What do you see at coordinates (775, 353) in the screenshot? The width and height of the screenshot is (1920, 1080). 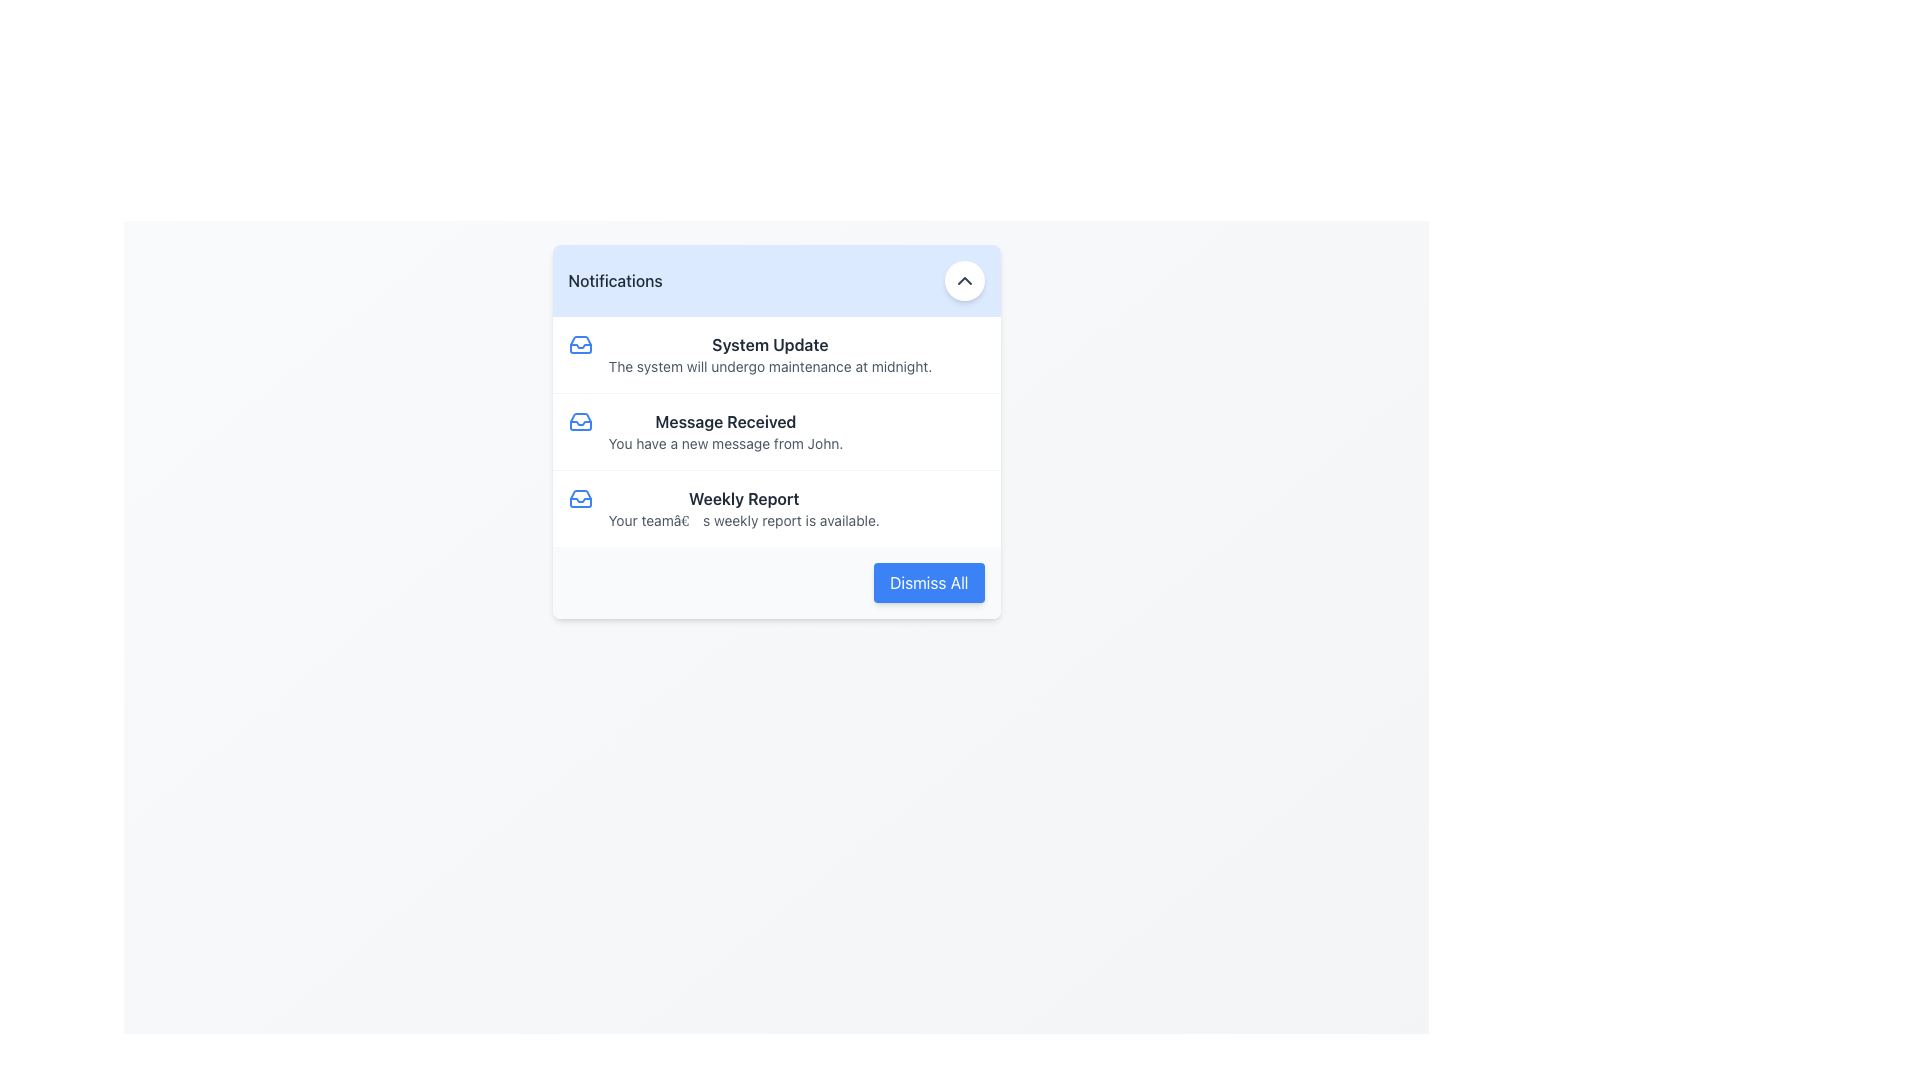 I see `the Notification Card that informs about the upcoming system update scheduled at midnight, located directly below the 'Notifications' section header` at bounding box center [775, 353].